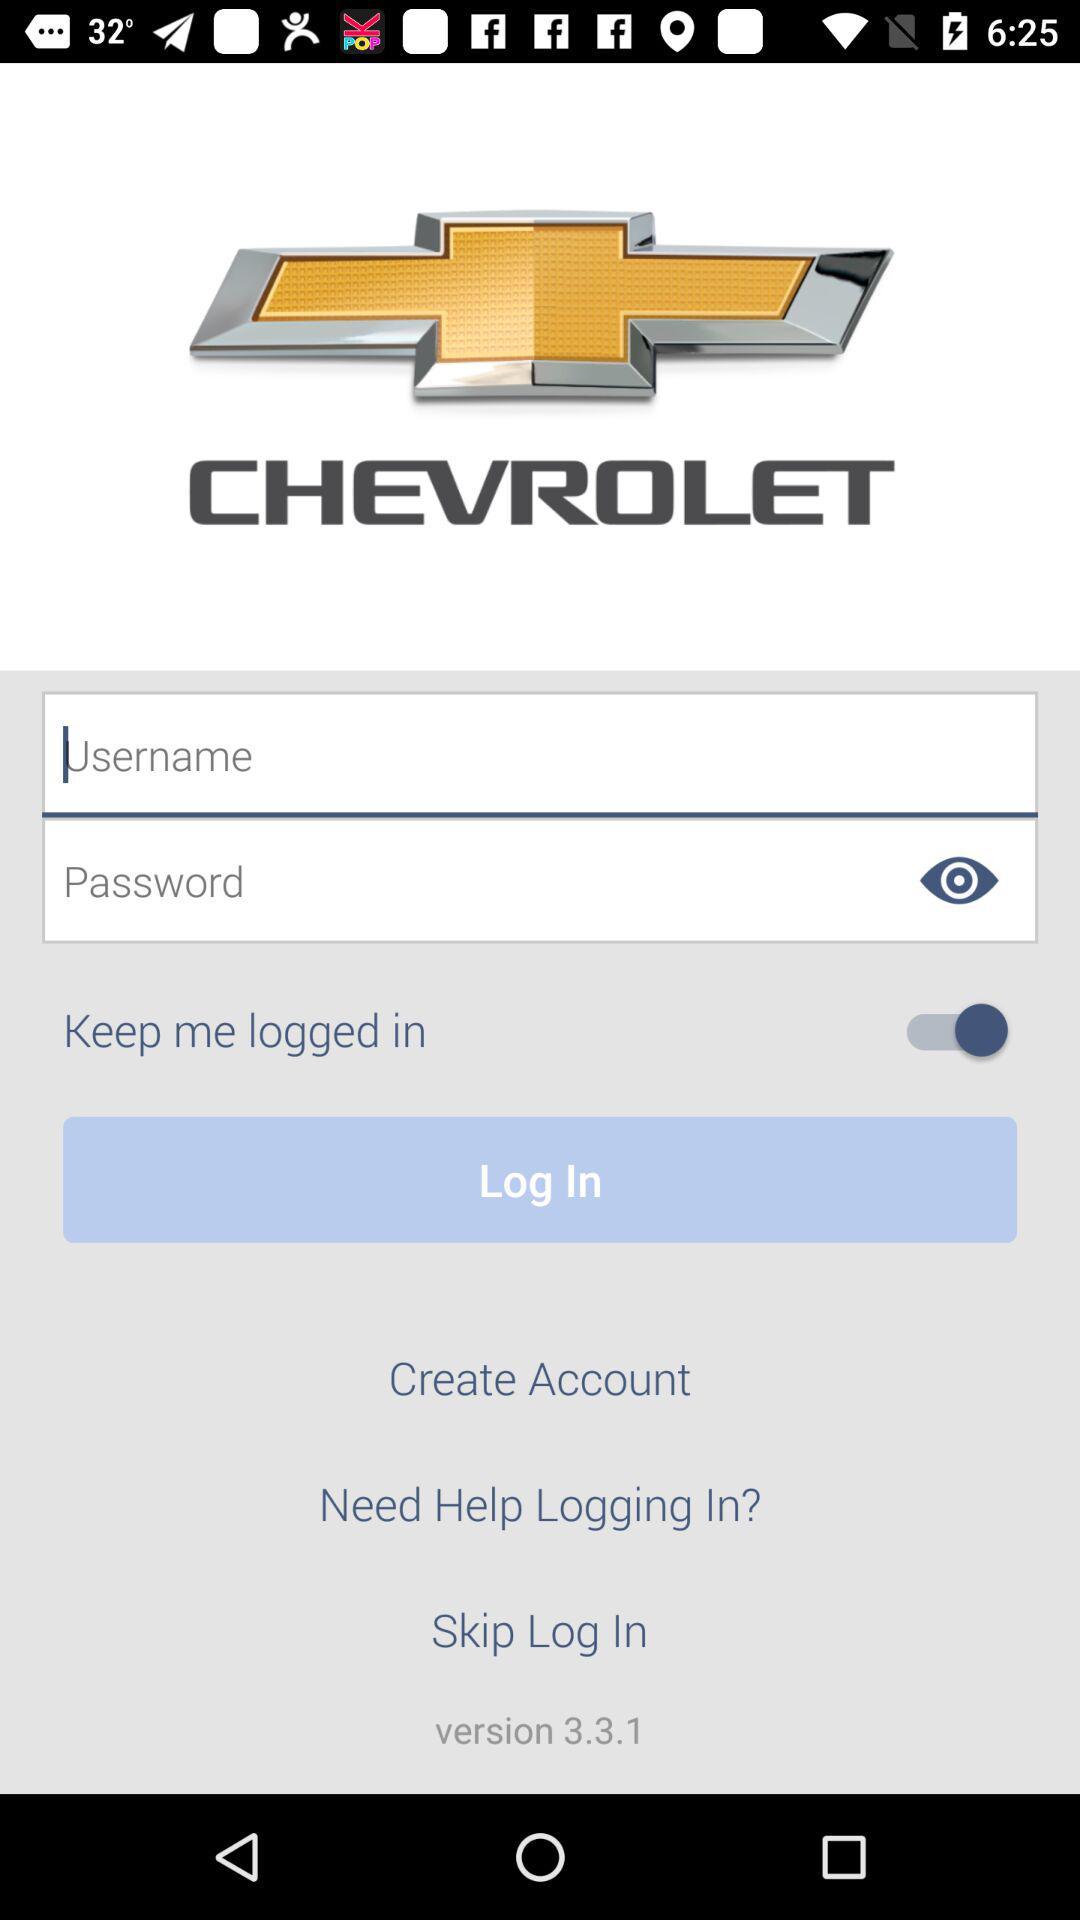  What do you see at coordinates (540, 1515) in the screenshot?
I see `item above the skip log in` at bounding box center [540, 1515].